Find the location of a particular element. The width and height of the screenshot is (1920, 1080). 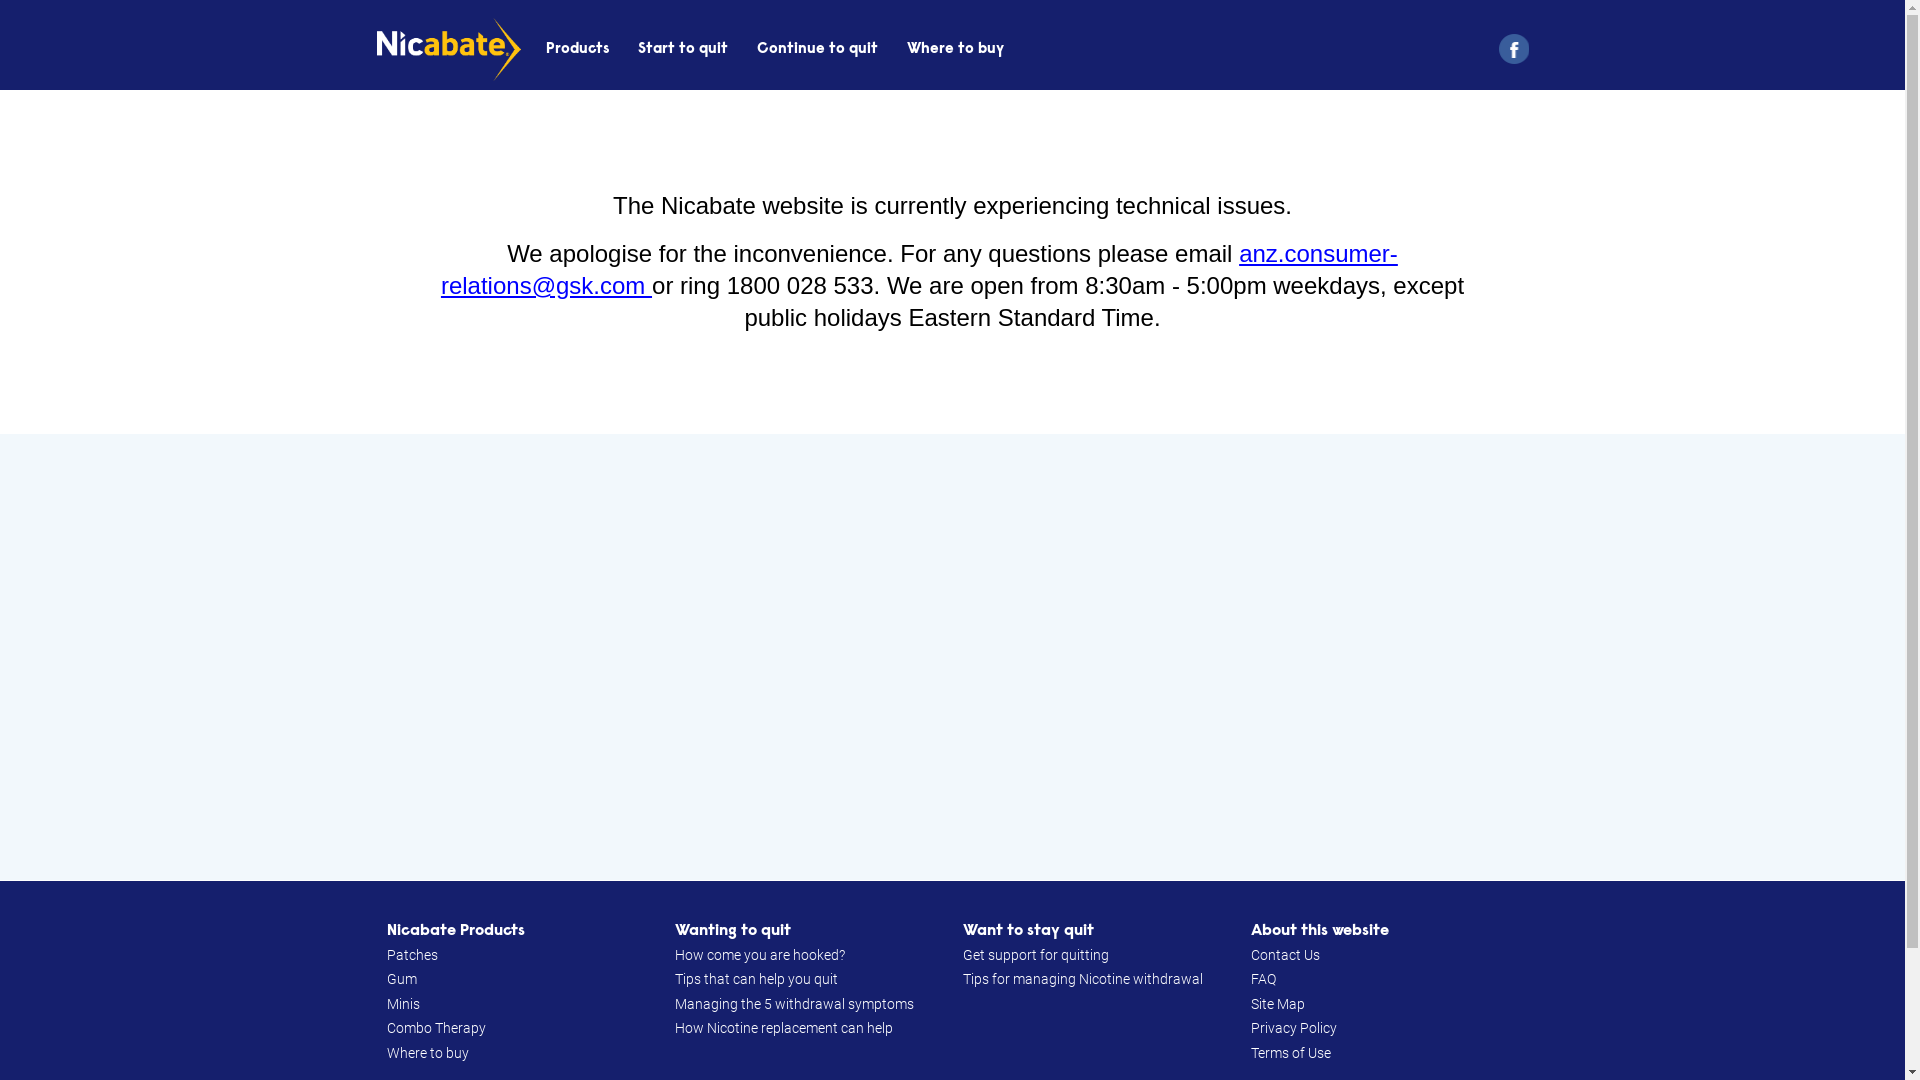

'Get support for quitting' is located at coordinates (961, 954).